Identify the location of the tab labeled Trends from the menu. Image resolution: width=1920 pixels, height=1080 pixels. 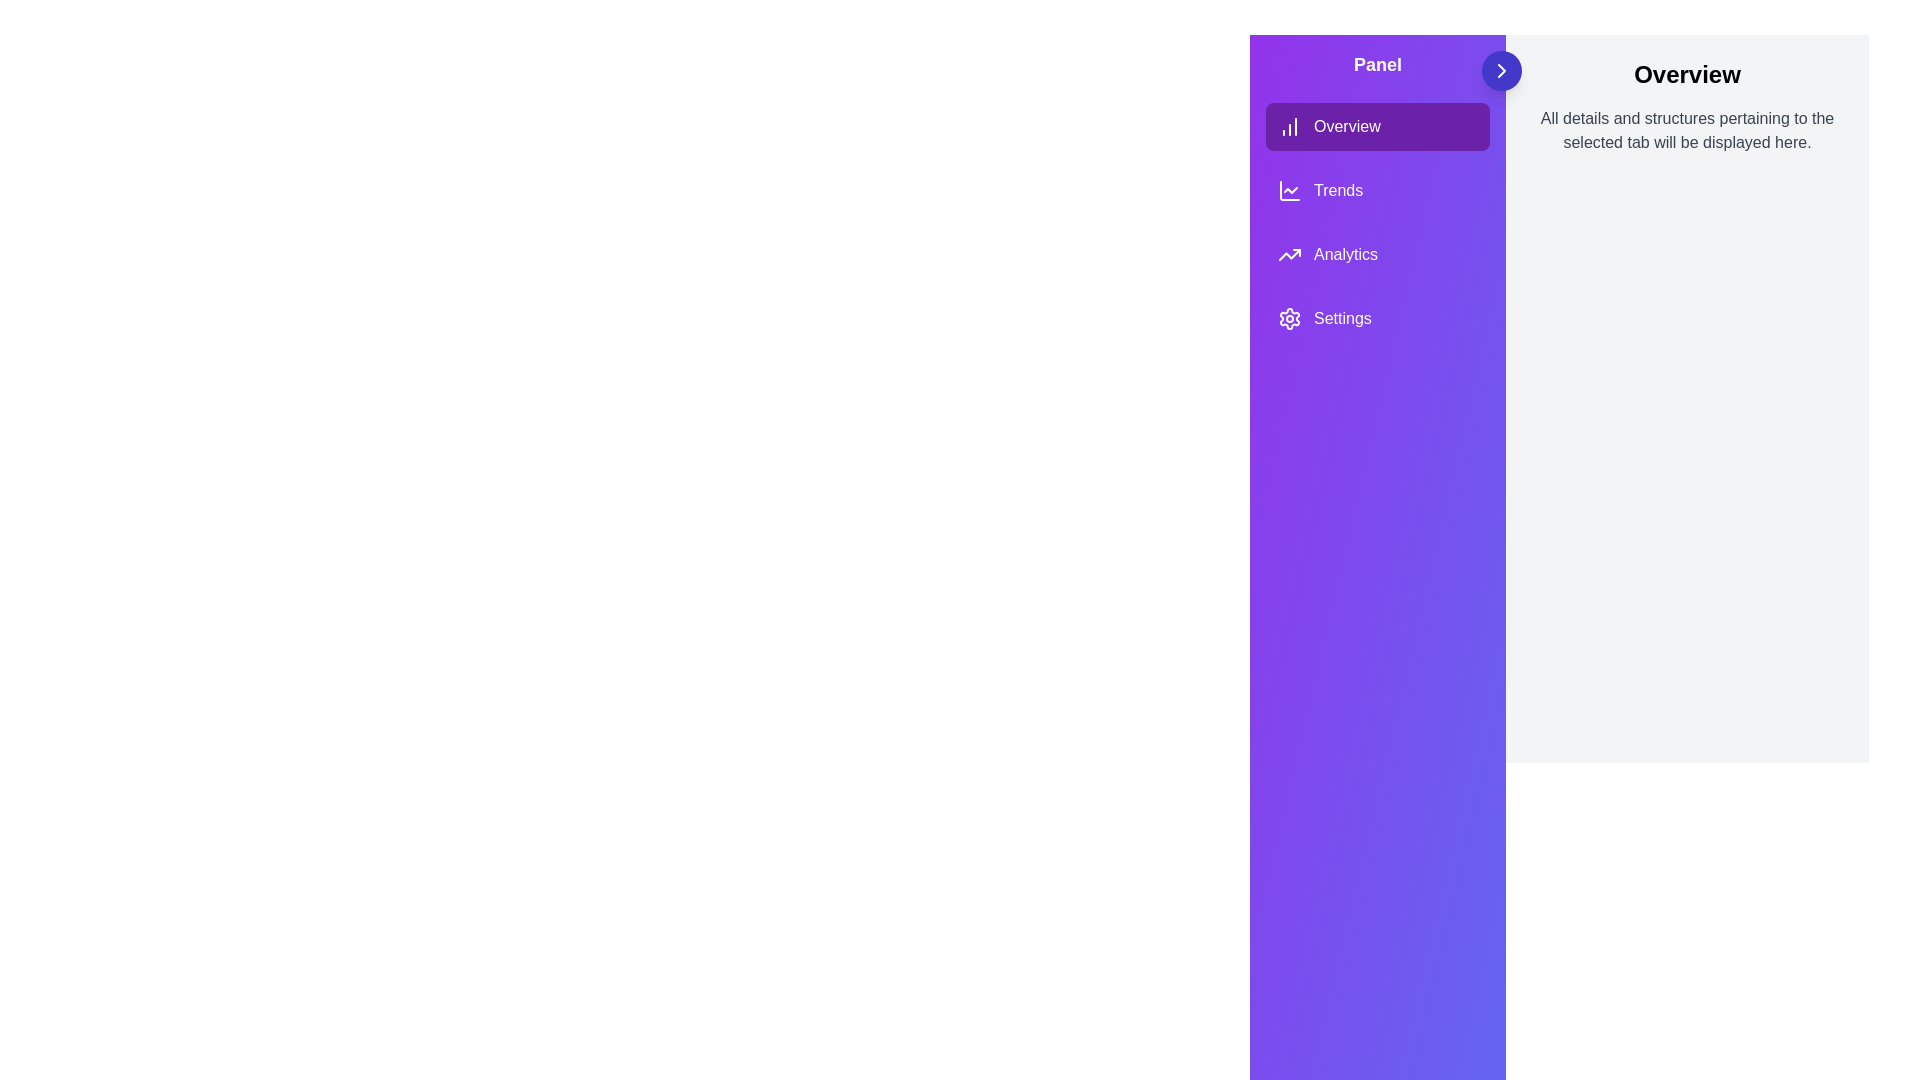
(1376, 191).